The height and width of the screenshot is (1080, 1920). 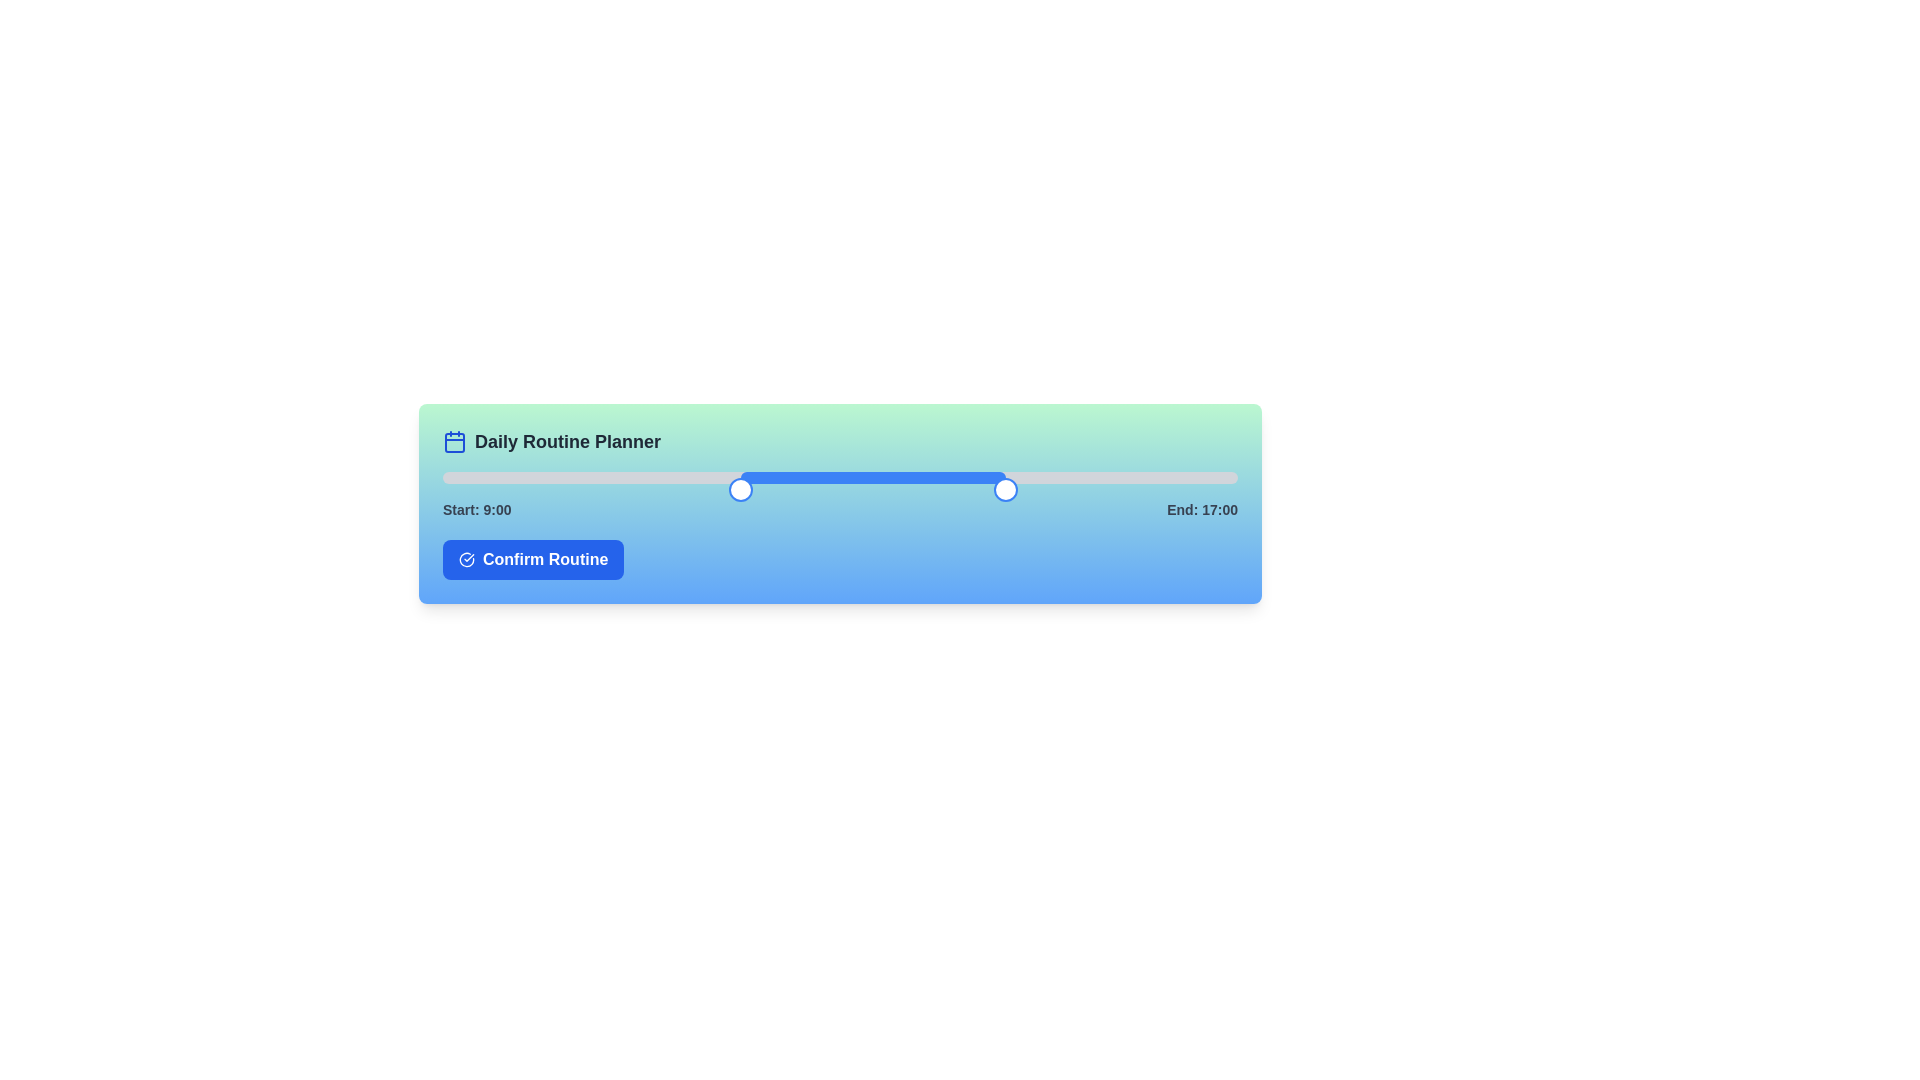 I want to click on the small calendar icon with a blue outline located to the left of the 'Daily Routine Planner' text, so click(x=454, y=441).